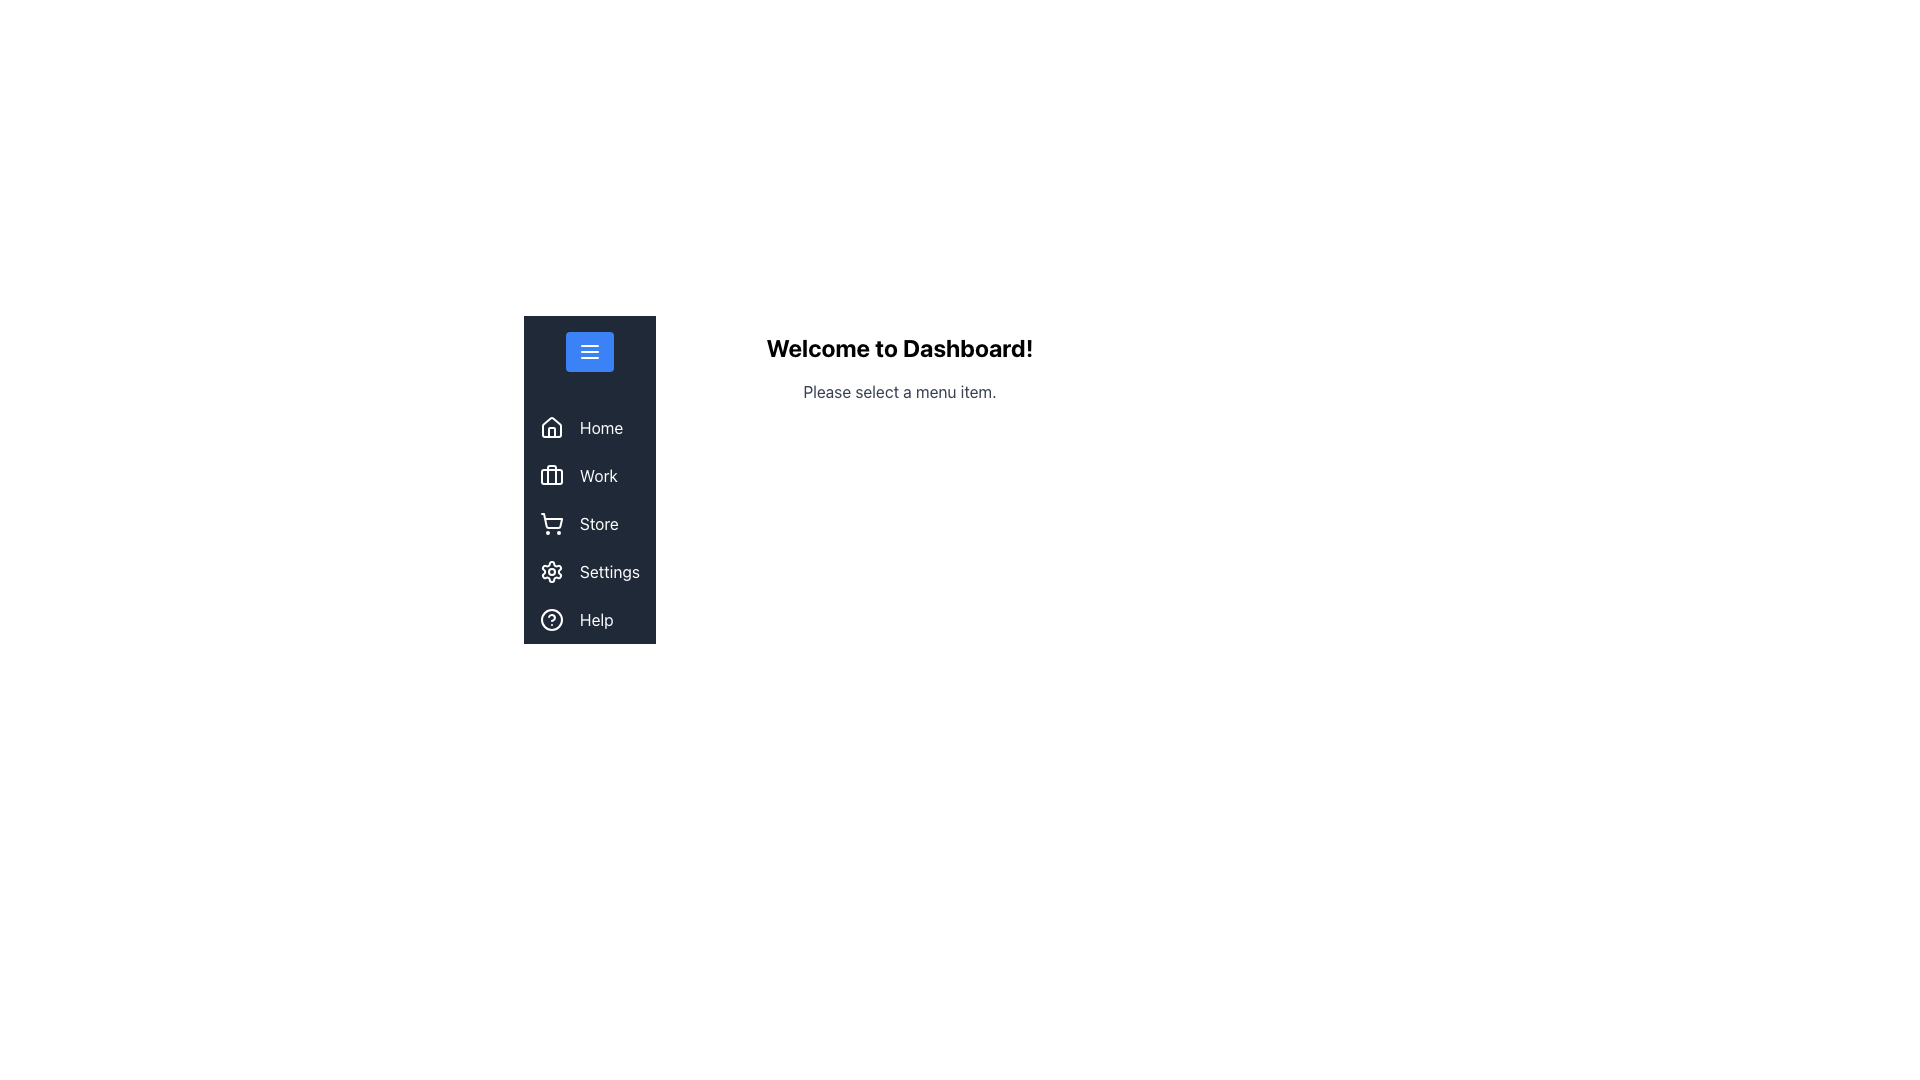  Describe the element at coordinates (589, 427) in the screenshot. I see `the 'Home' navigation button located at the top of the sidebar` at that location.